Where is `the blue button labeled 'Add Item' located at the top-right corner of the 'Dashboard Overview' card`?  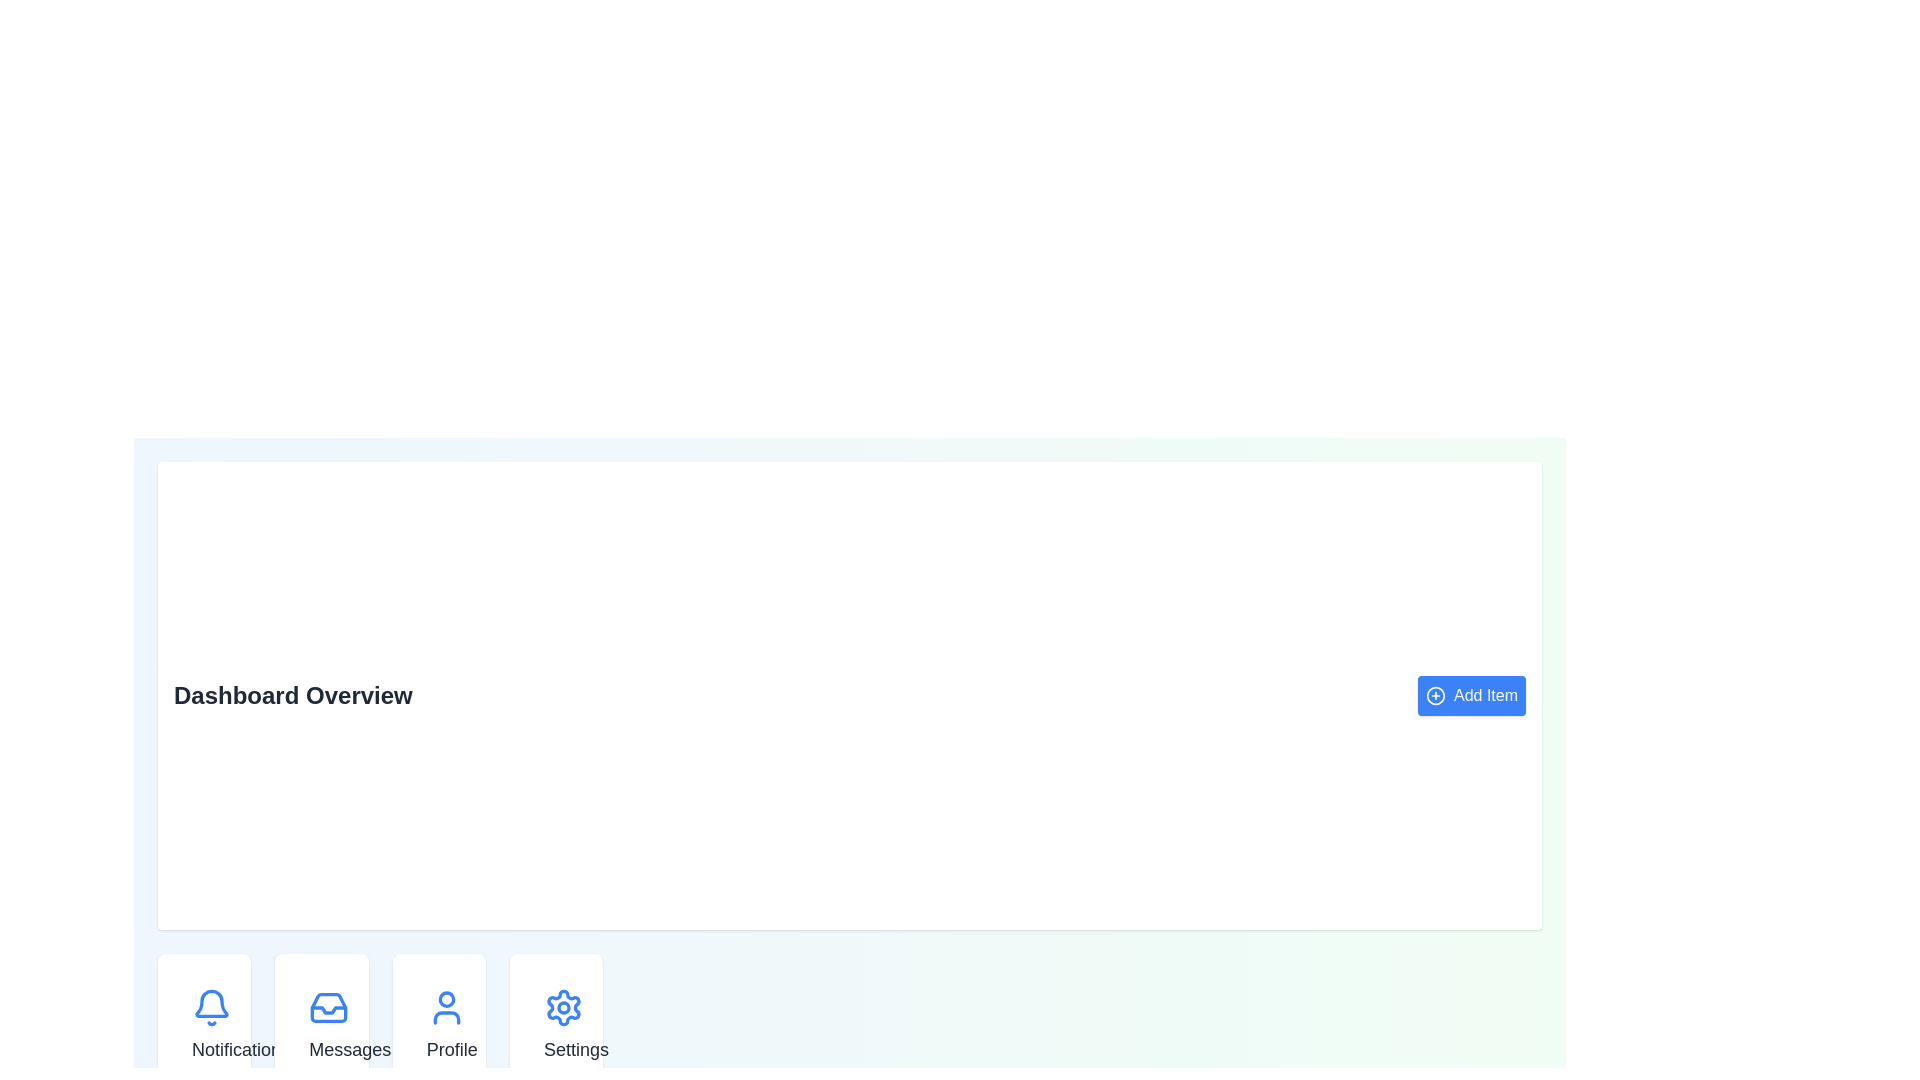 the blue button labeled 'Add Item' located at the top-right corner of the 'Dashboard Overview' card is located at coordinates (1472, 694).